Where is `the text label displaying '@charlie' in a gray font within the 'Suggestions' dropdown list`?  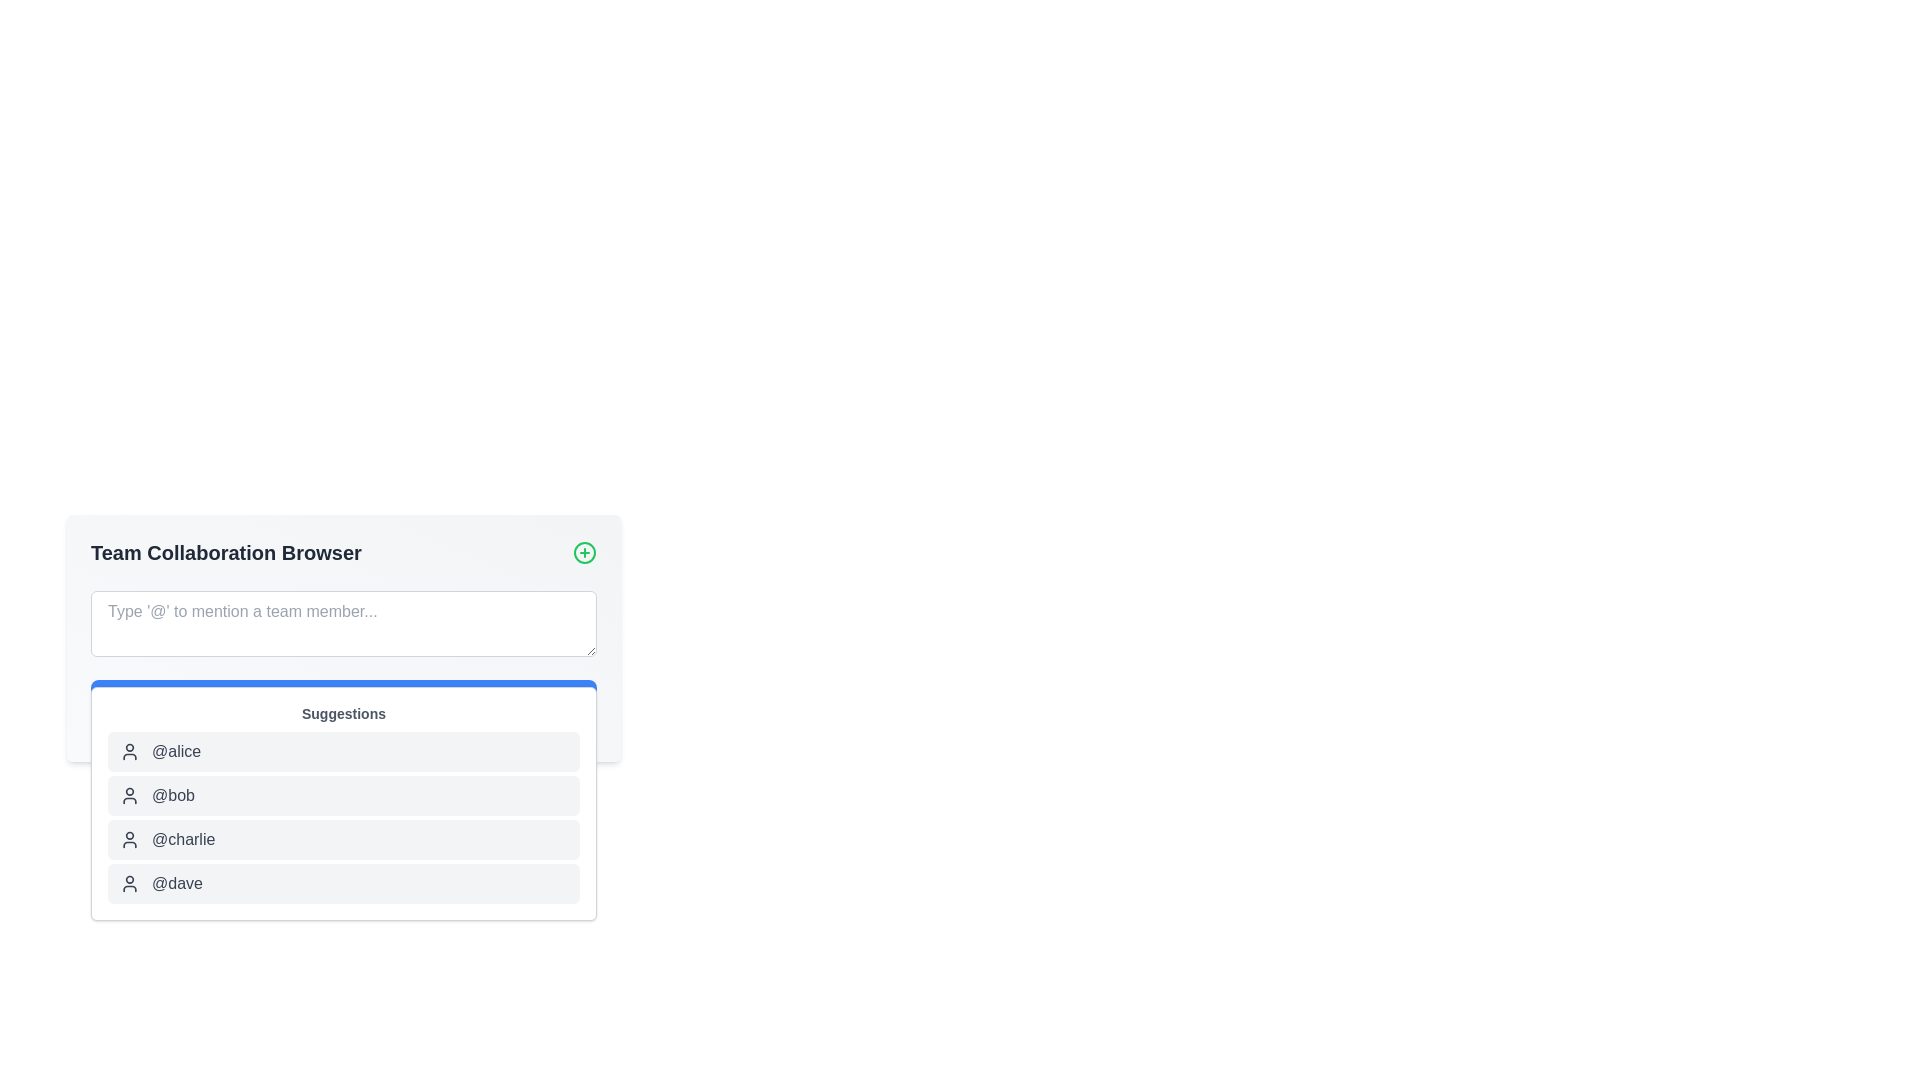
the text label displaying '@charlie' in a gray font within the 'Suggestions' dropdown list is located at coordinates (183, 840).